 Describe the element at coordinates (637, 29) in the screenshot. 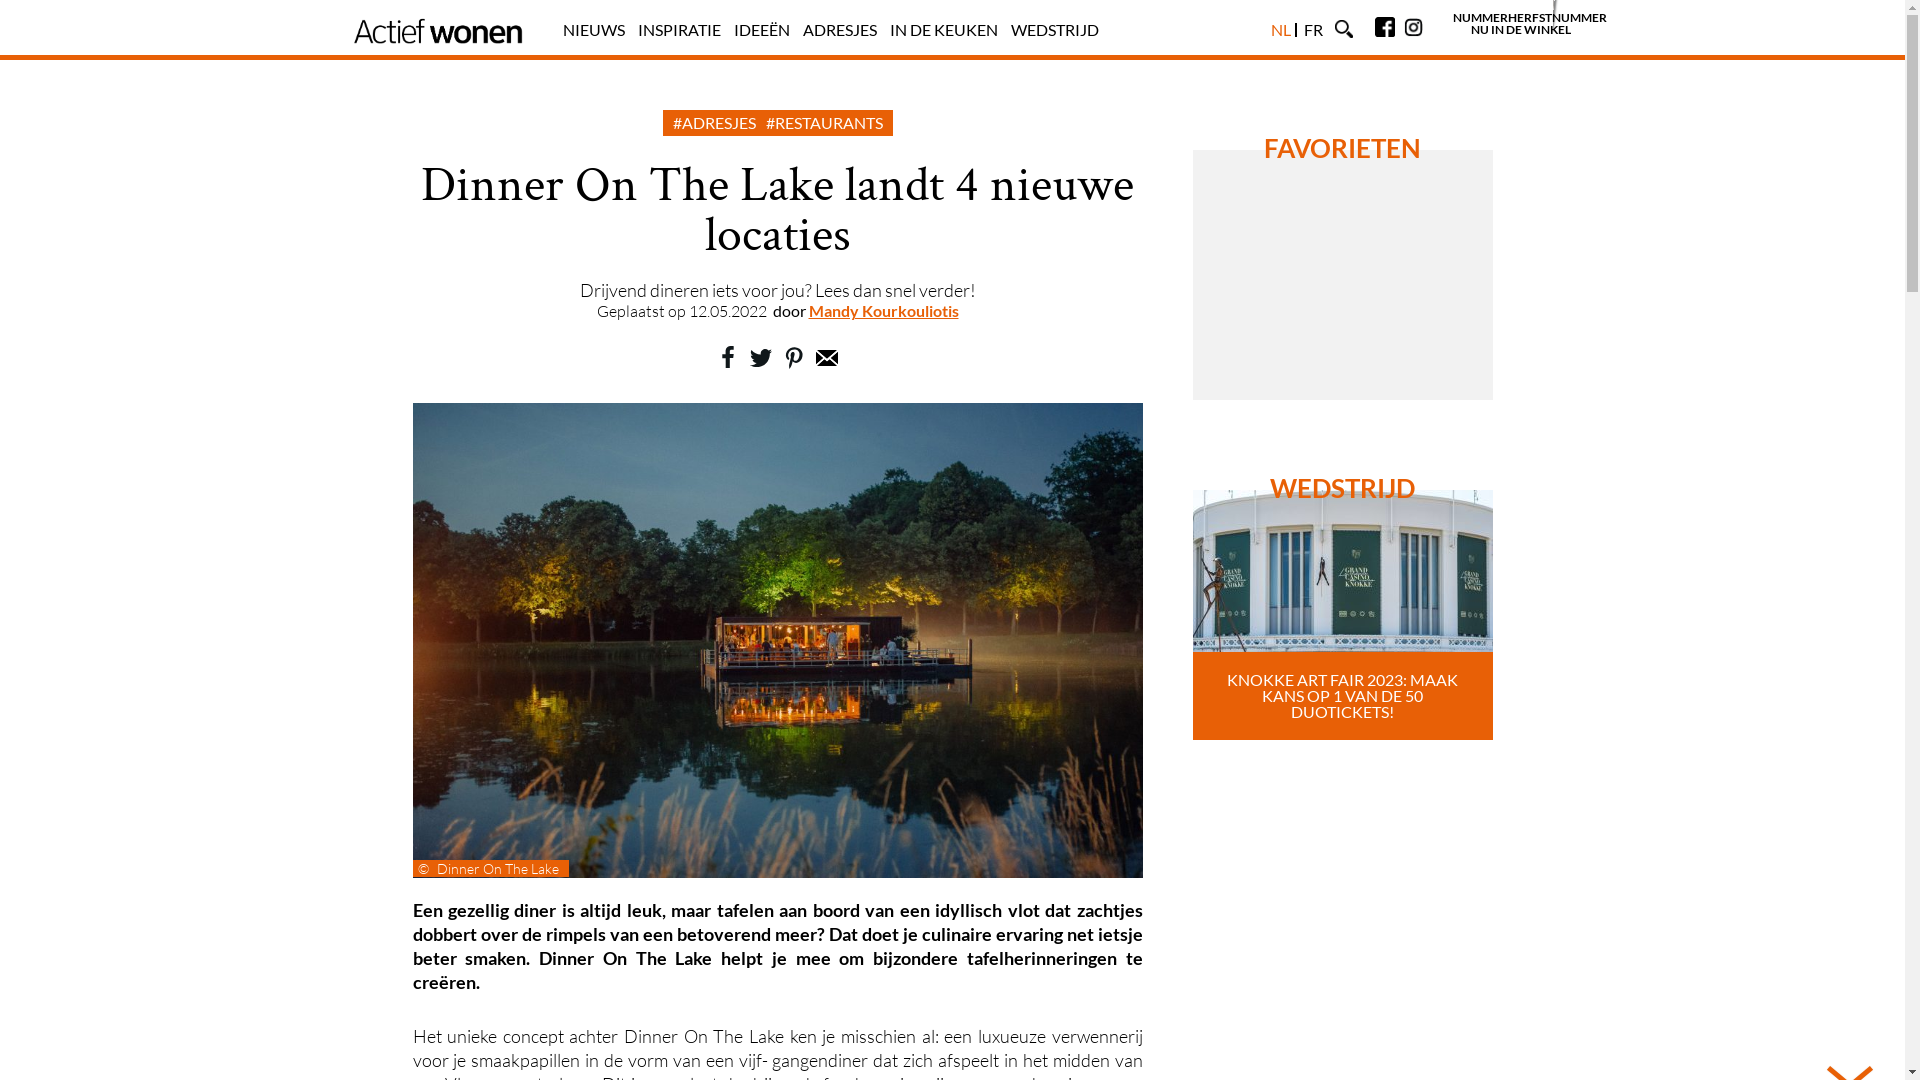

I see `'INSPIRATIE'` at that location.